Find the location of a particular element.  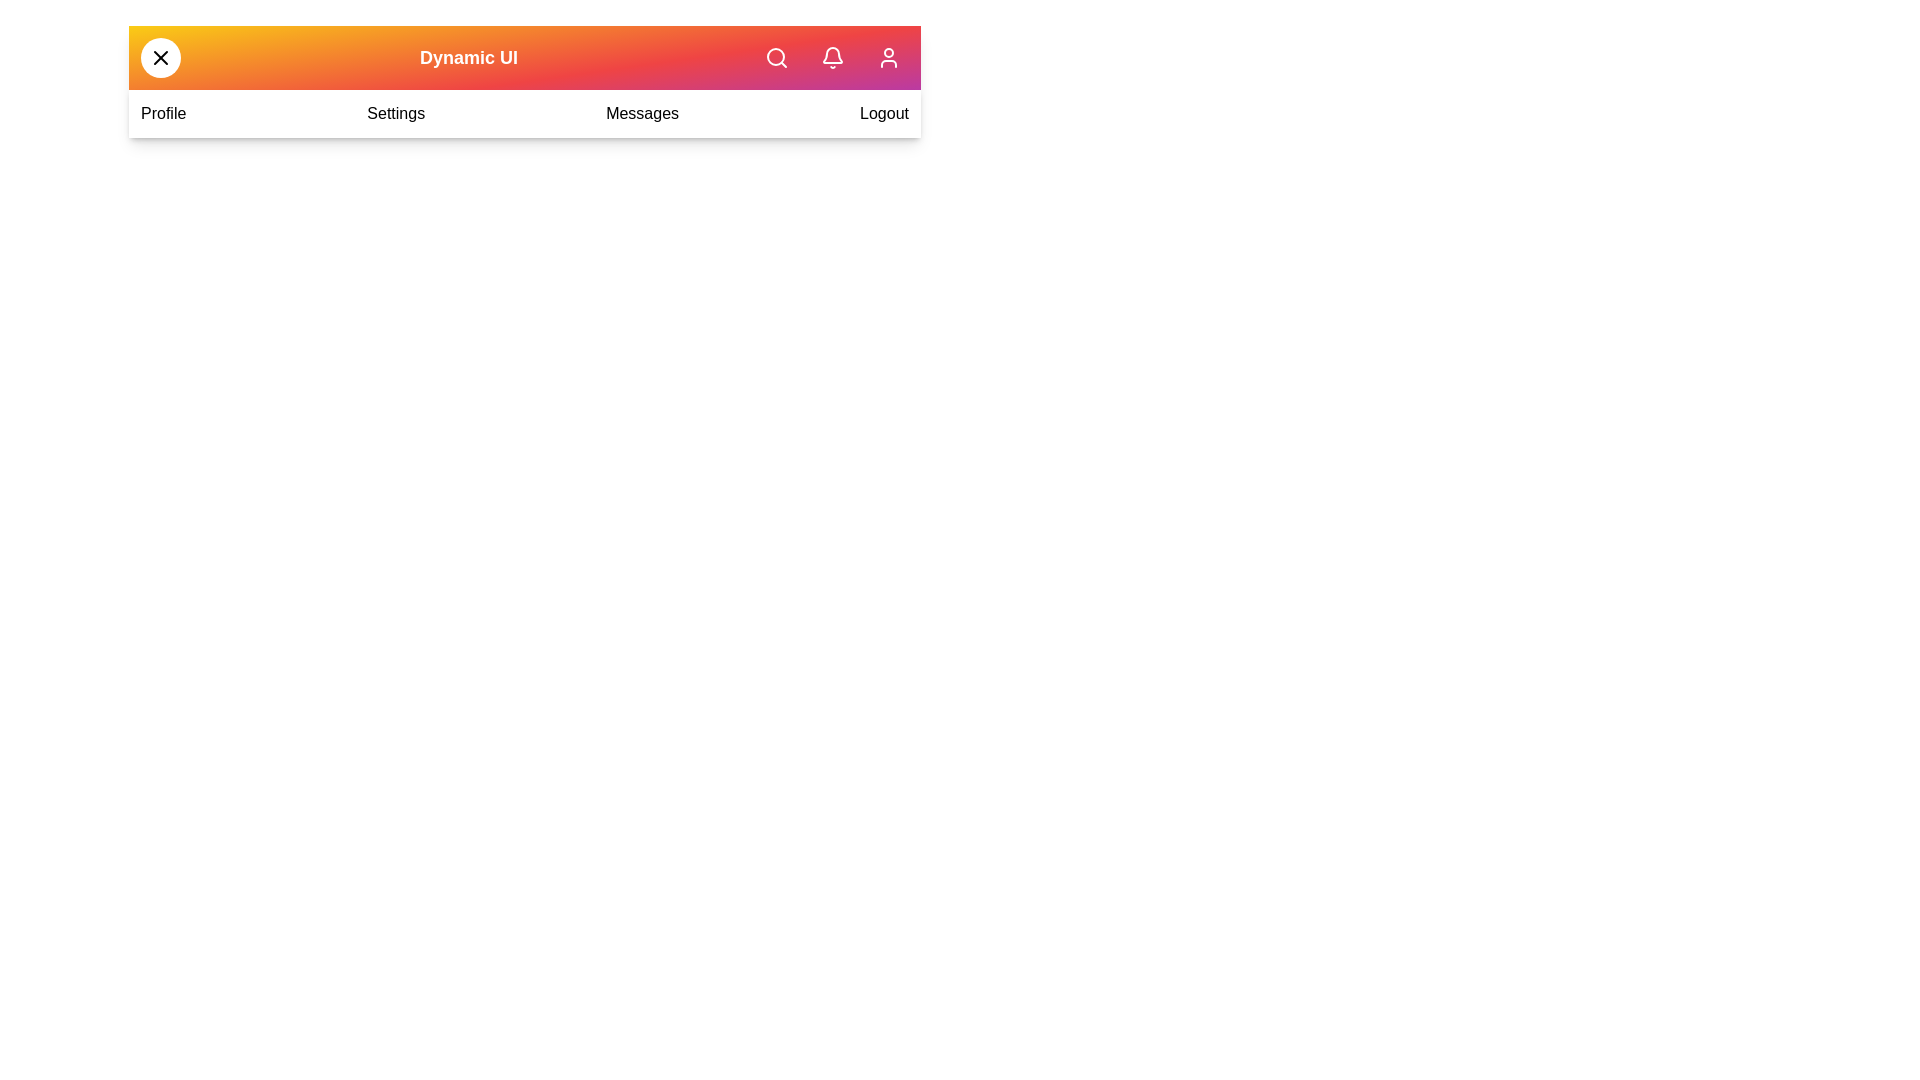

the 'Profile' menu item in the navigation bar is located at coordinates (163, 114).